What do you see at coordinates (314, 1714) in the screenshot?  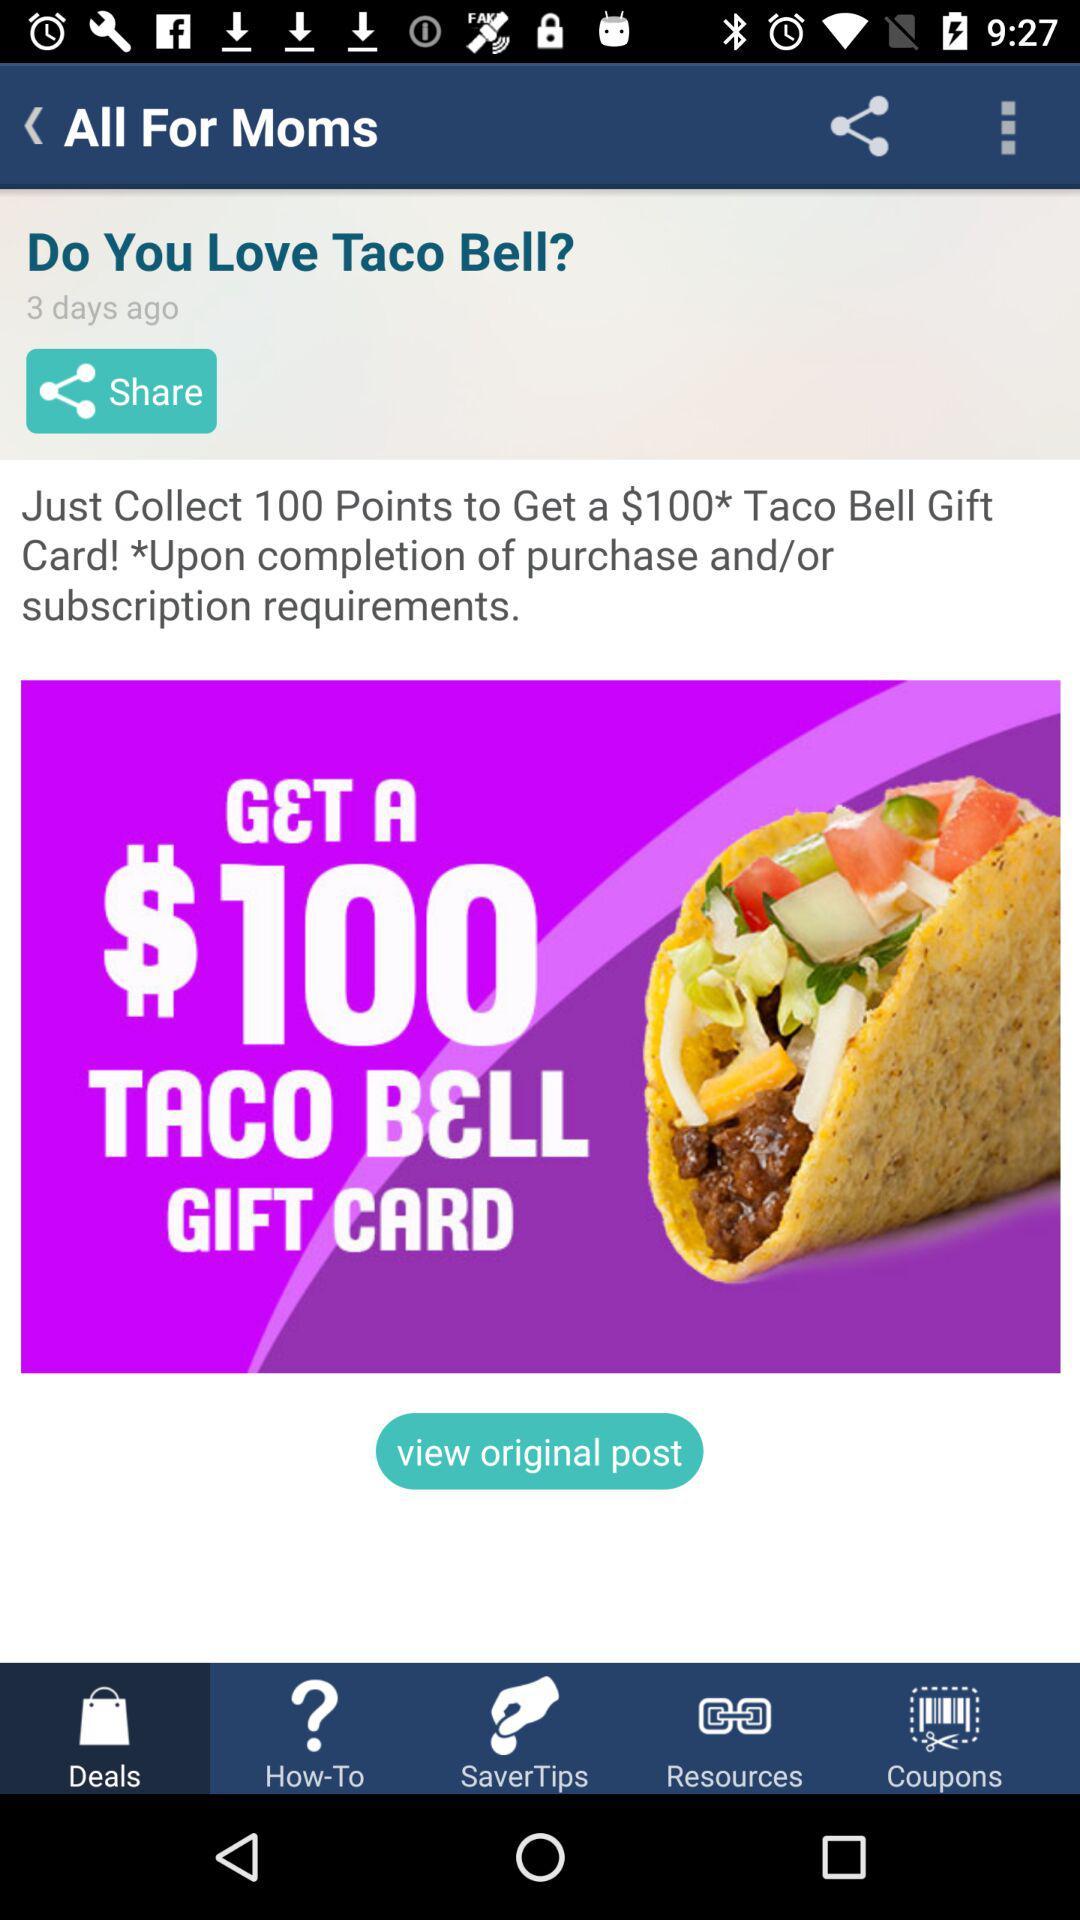 I see `icon which is above howto on a page` at bounding box center [314, 1714].